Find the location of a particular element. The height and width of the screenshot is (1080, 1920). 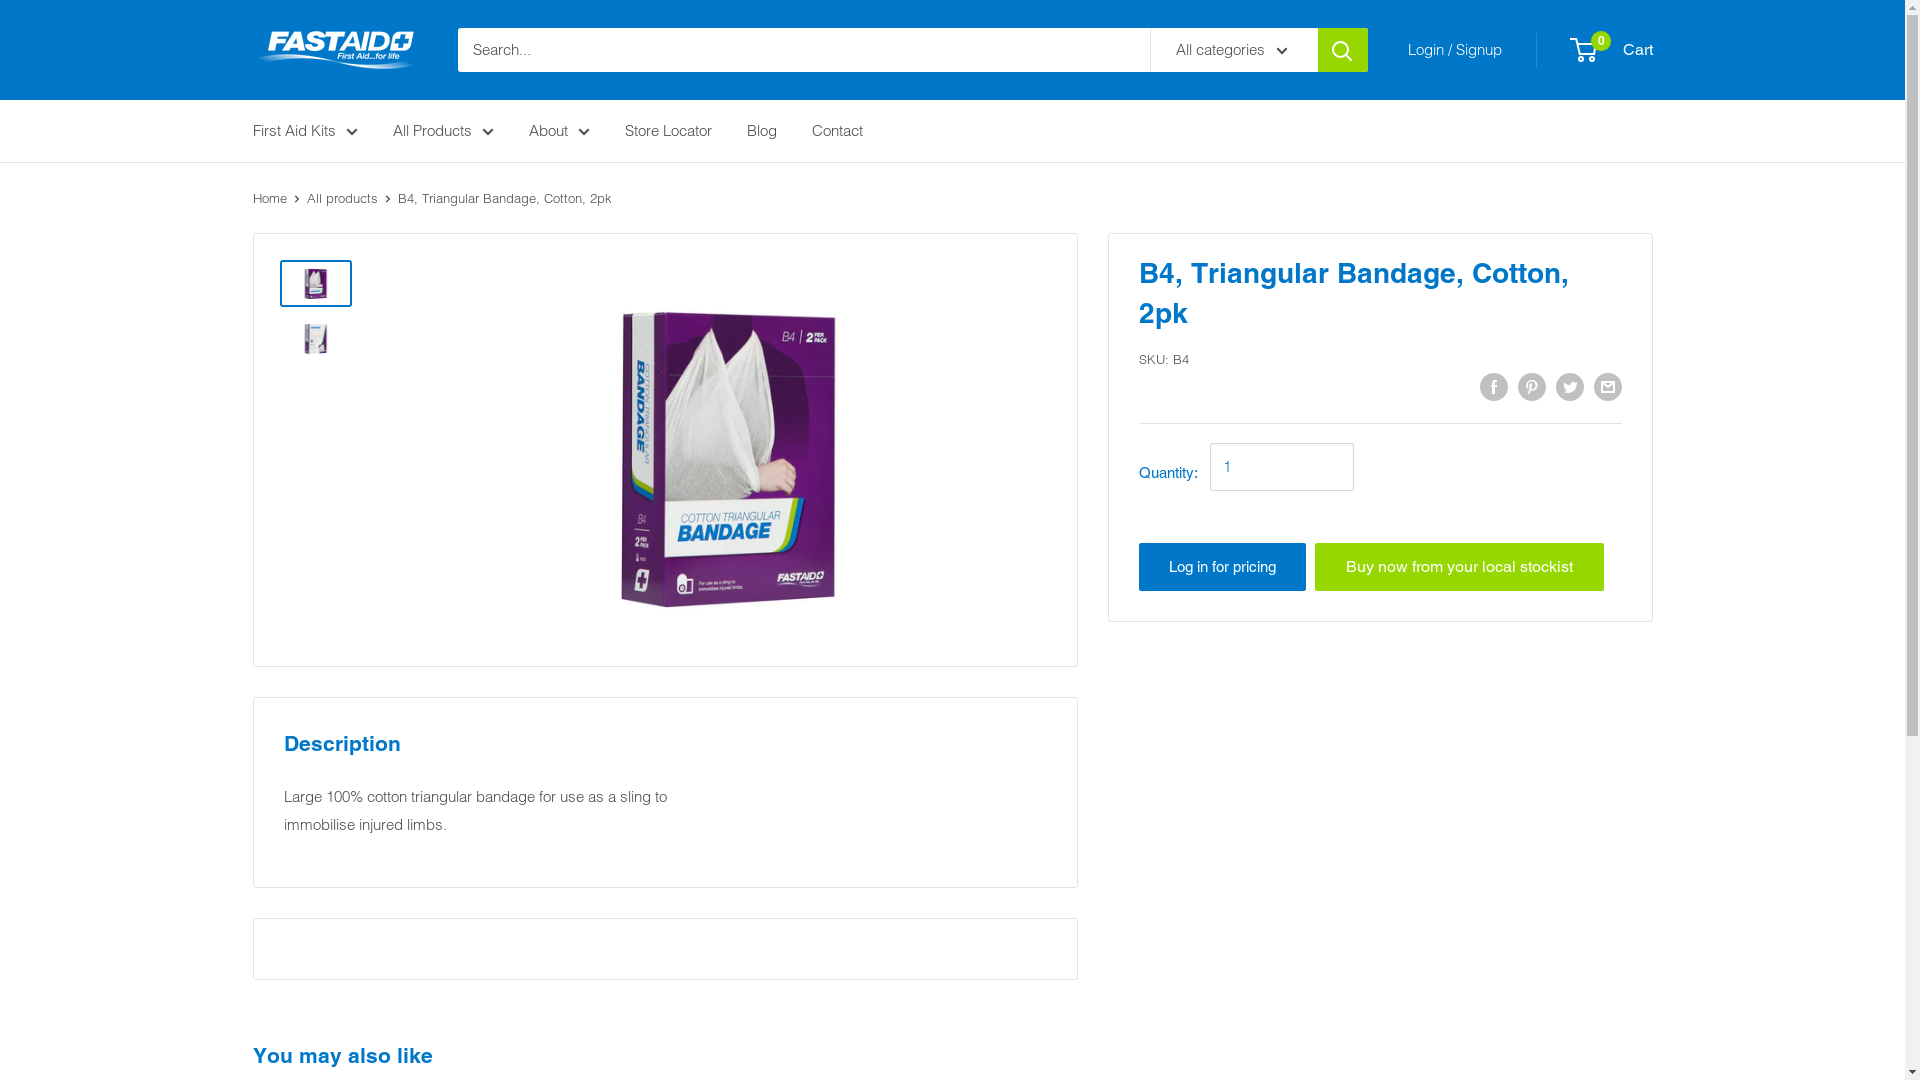

'Blog' is located at coordinates (760, 131).